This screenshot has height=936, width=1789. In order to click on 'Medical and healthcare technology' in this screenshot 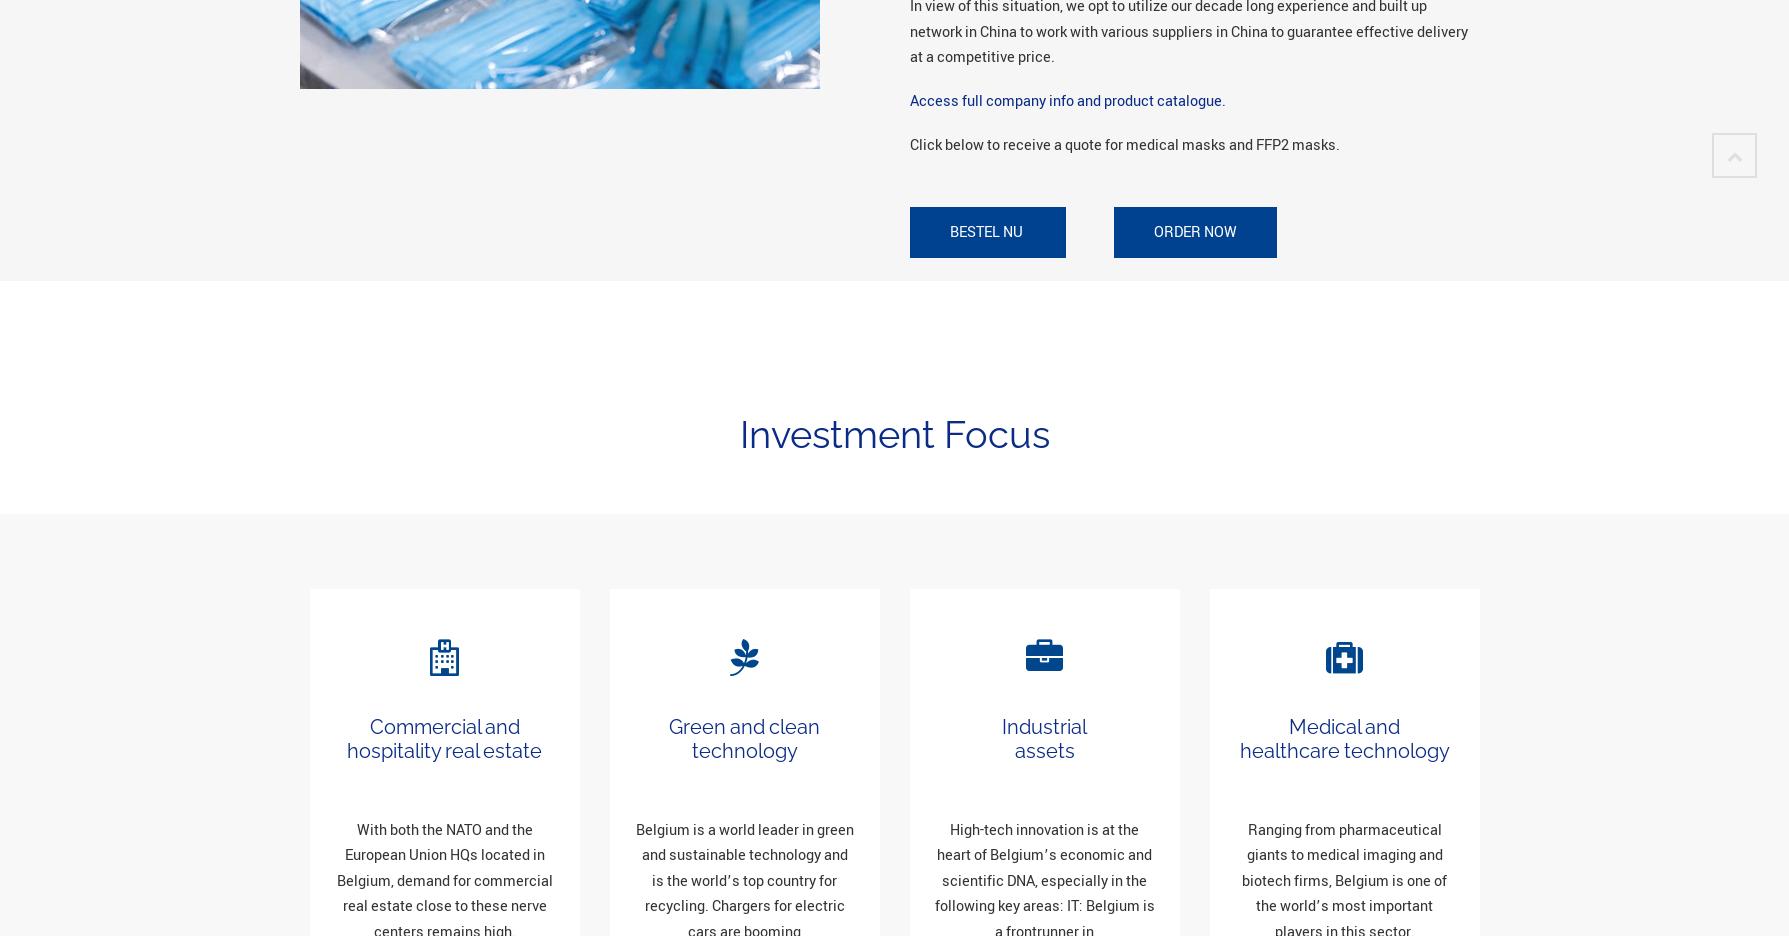, I will do `click(1344, 737)`.